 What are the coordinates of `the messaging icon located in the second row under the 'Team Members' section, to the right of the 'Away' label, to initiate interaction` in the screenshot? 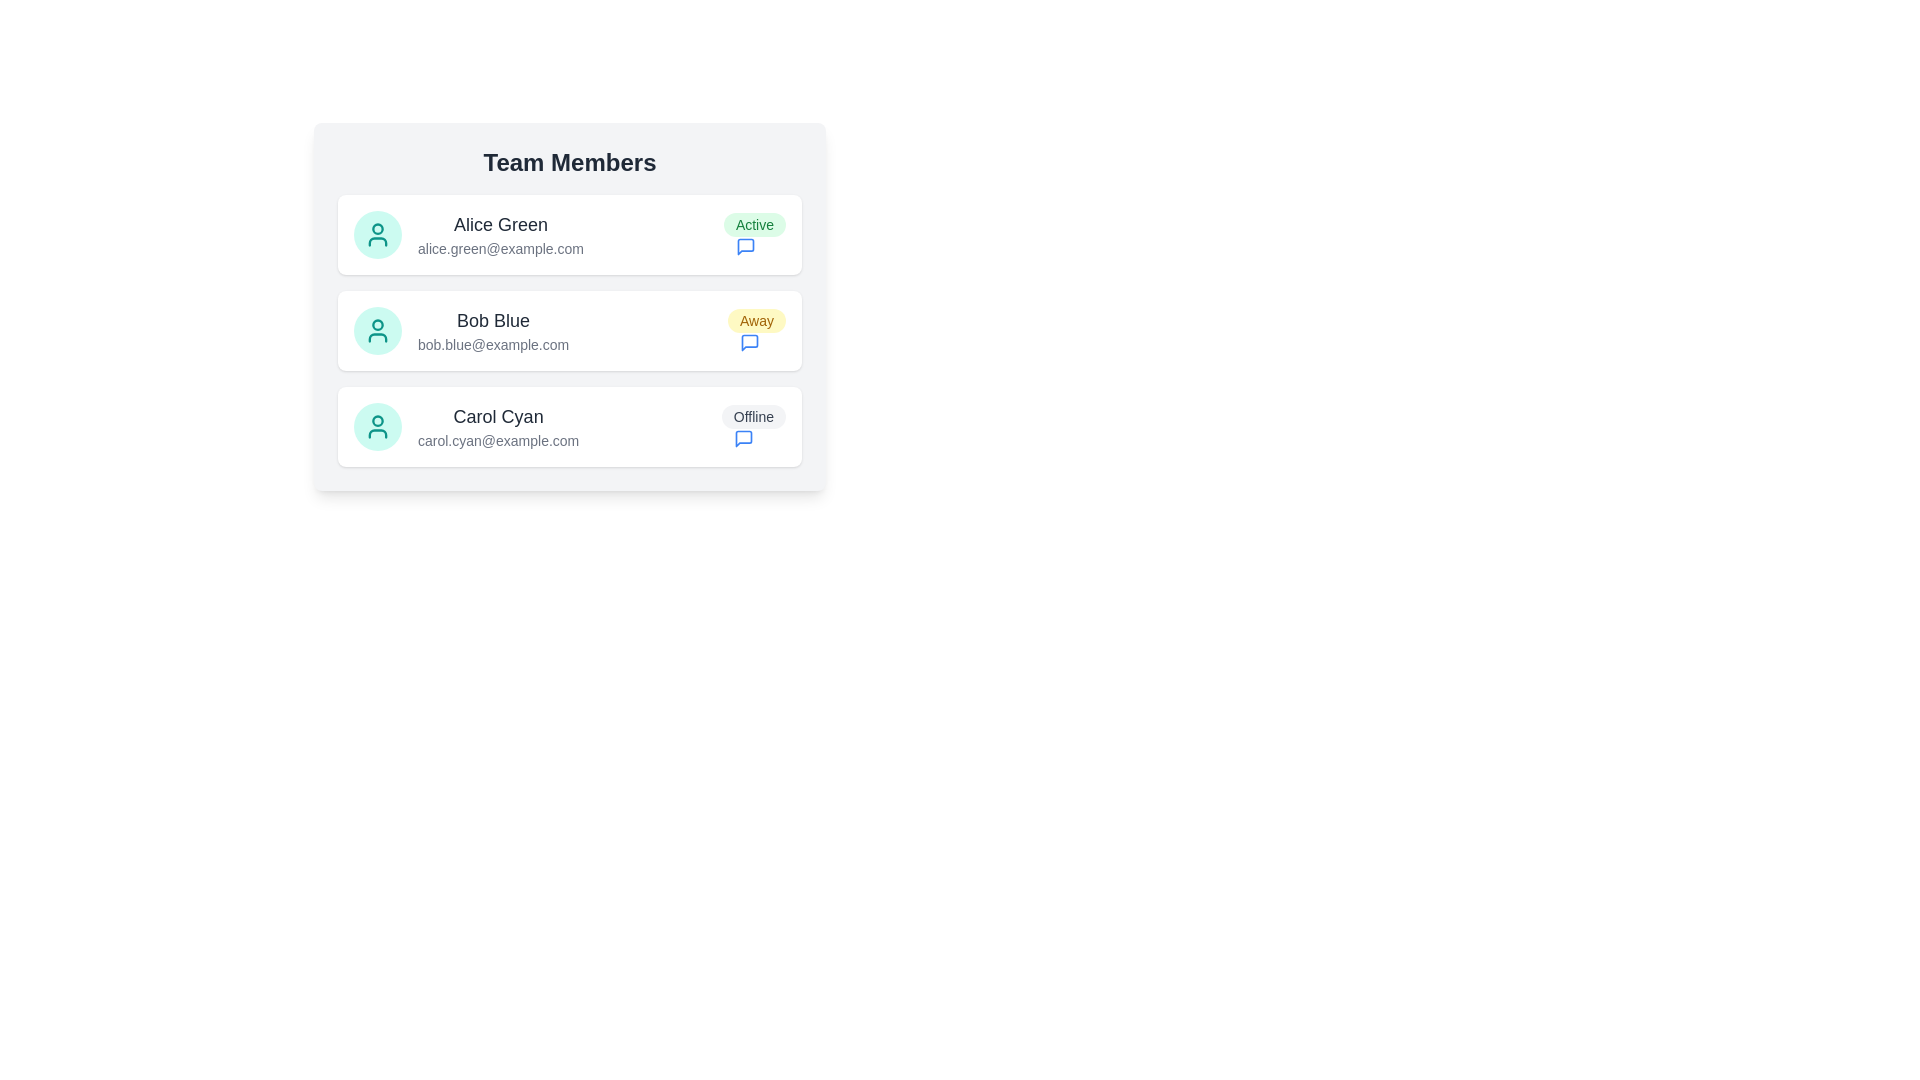 It's located at (748, 342).